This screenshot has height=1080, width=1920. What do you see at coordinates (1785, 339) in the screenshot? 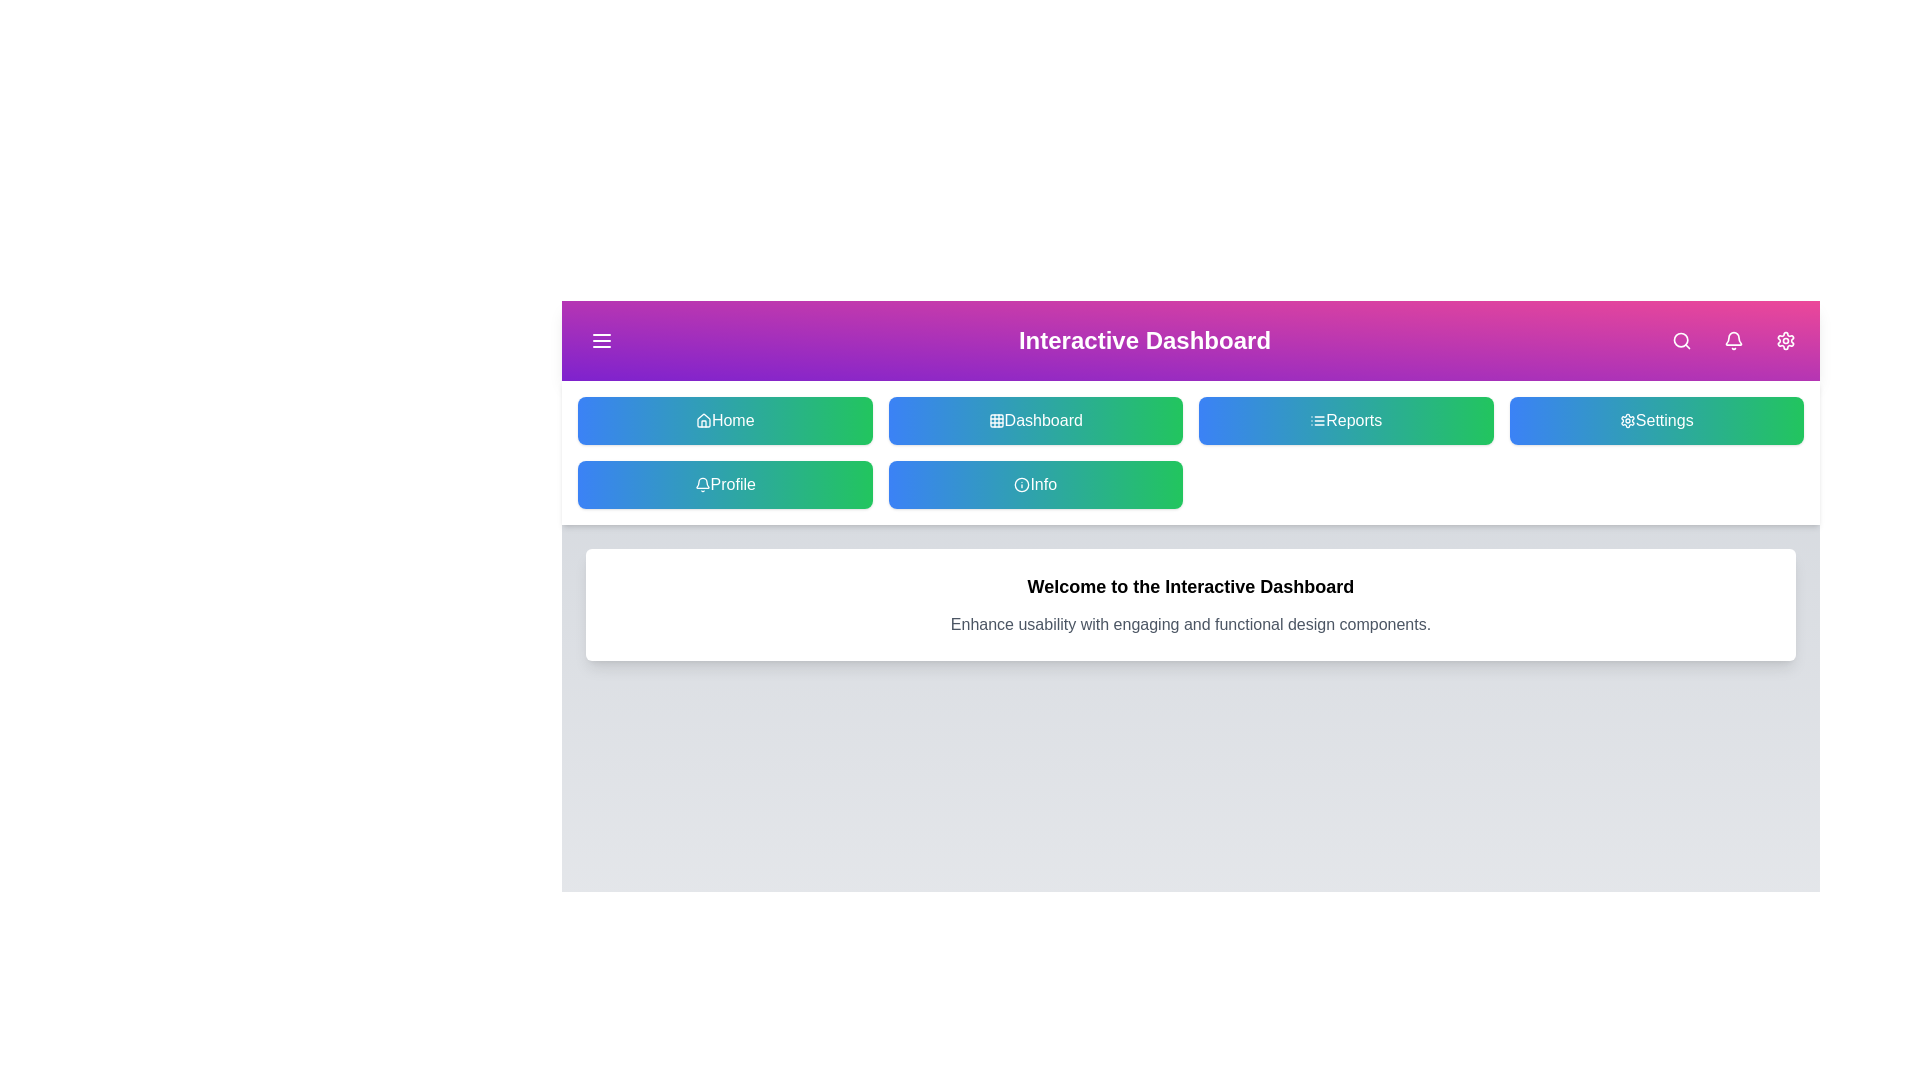
I see `the Settings button in the header navigation` at bounding box center [1785, 339].